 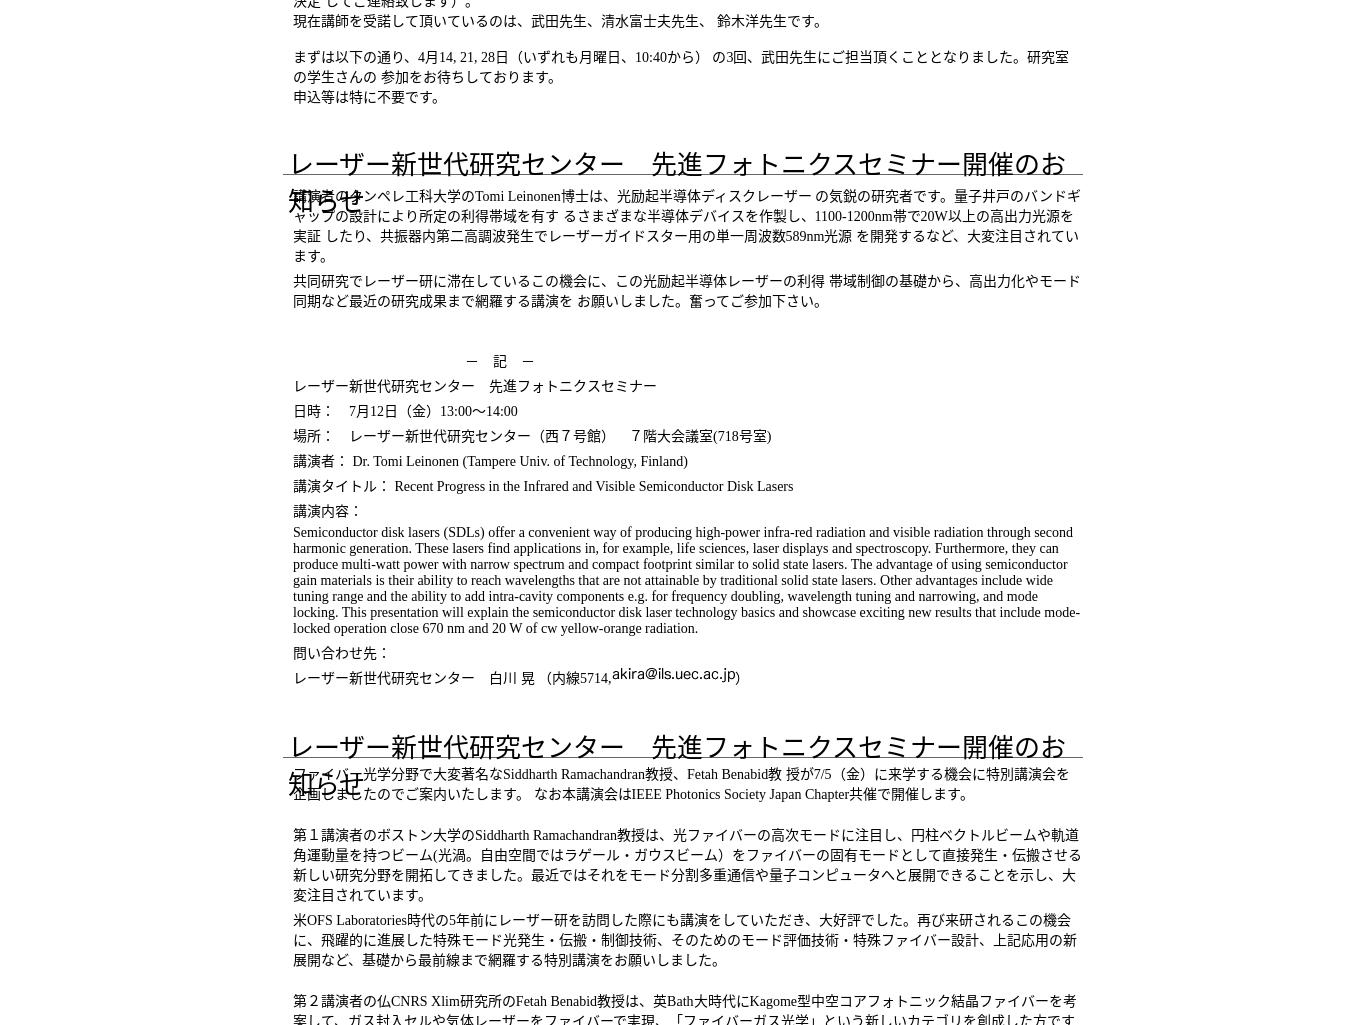 I want to click on '講演者：  Dr. Tomi Leinonen (Tampere Univ. of Technology, Finland)', so click(x=489, y=460).